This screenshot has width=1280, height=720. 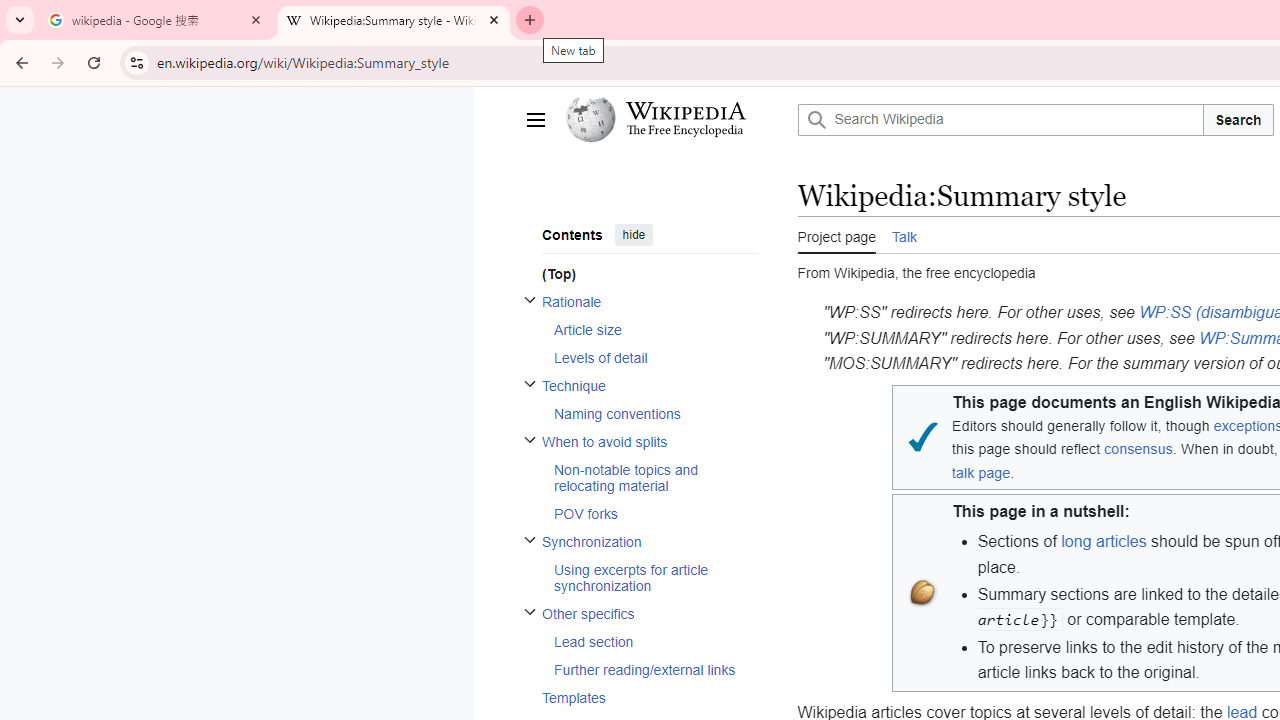 I want to click on 'Wikipedia', so click(x=685, y=111).